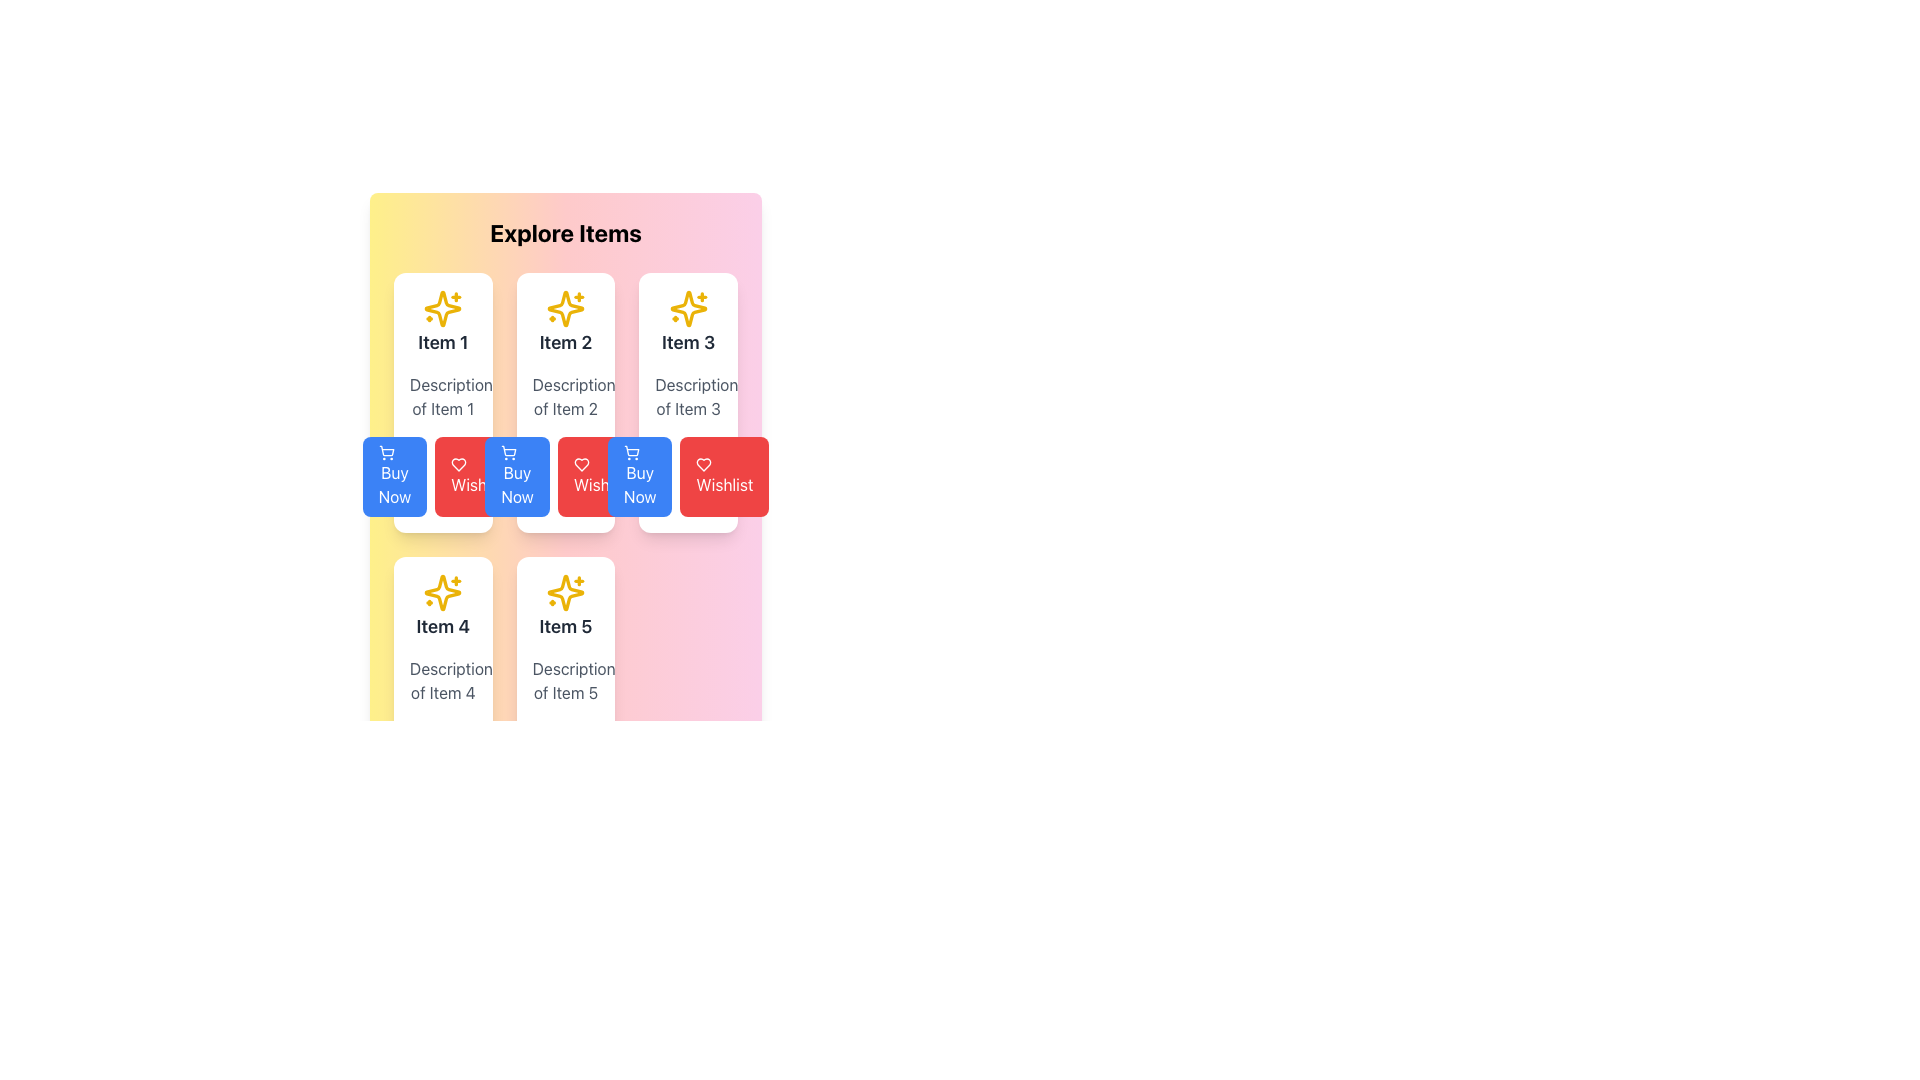  What do you see at coordinates (580, 465) in the screenshot?
I see `the heart icon with a red fill and white border located inside the 'Wishlist' button to interact` at bounding box center [580, 465].